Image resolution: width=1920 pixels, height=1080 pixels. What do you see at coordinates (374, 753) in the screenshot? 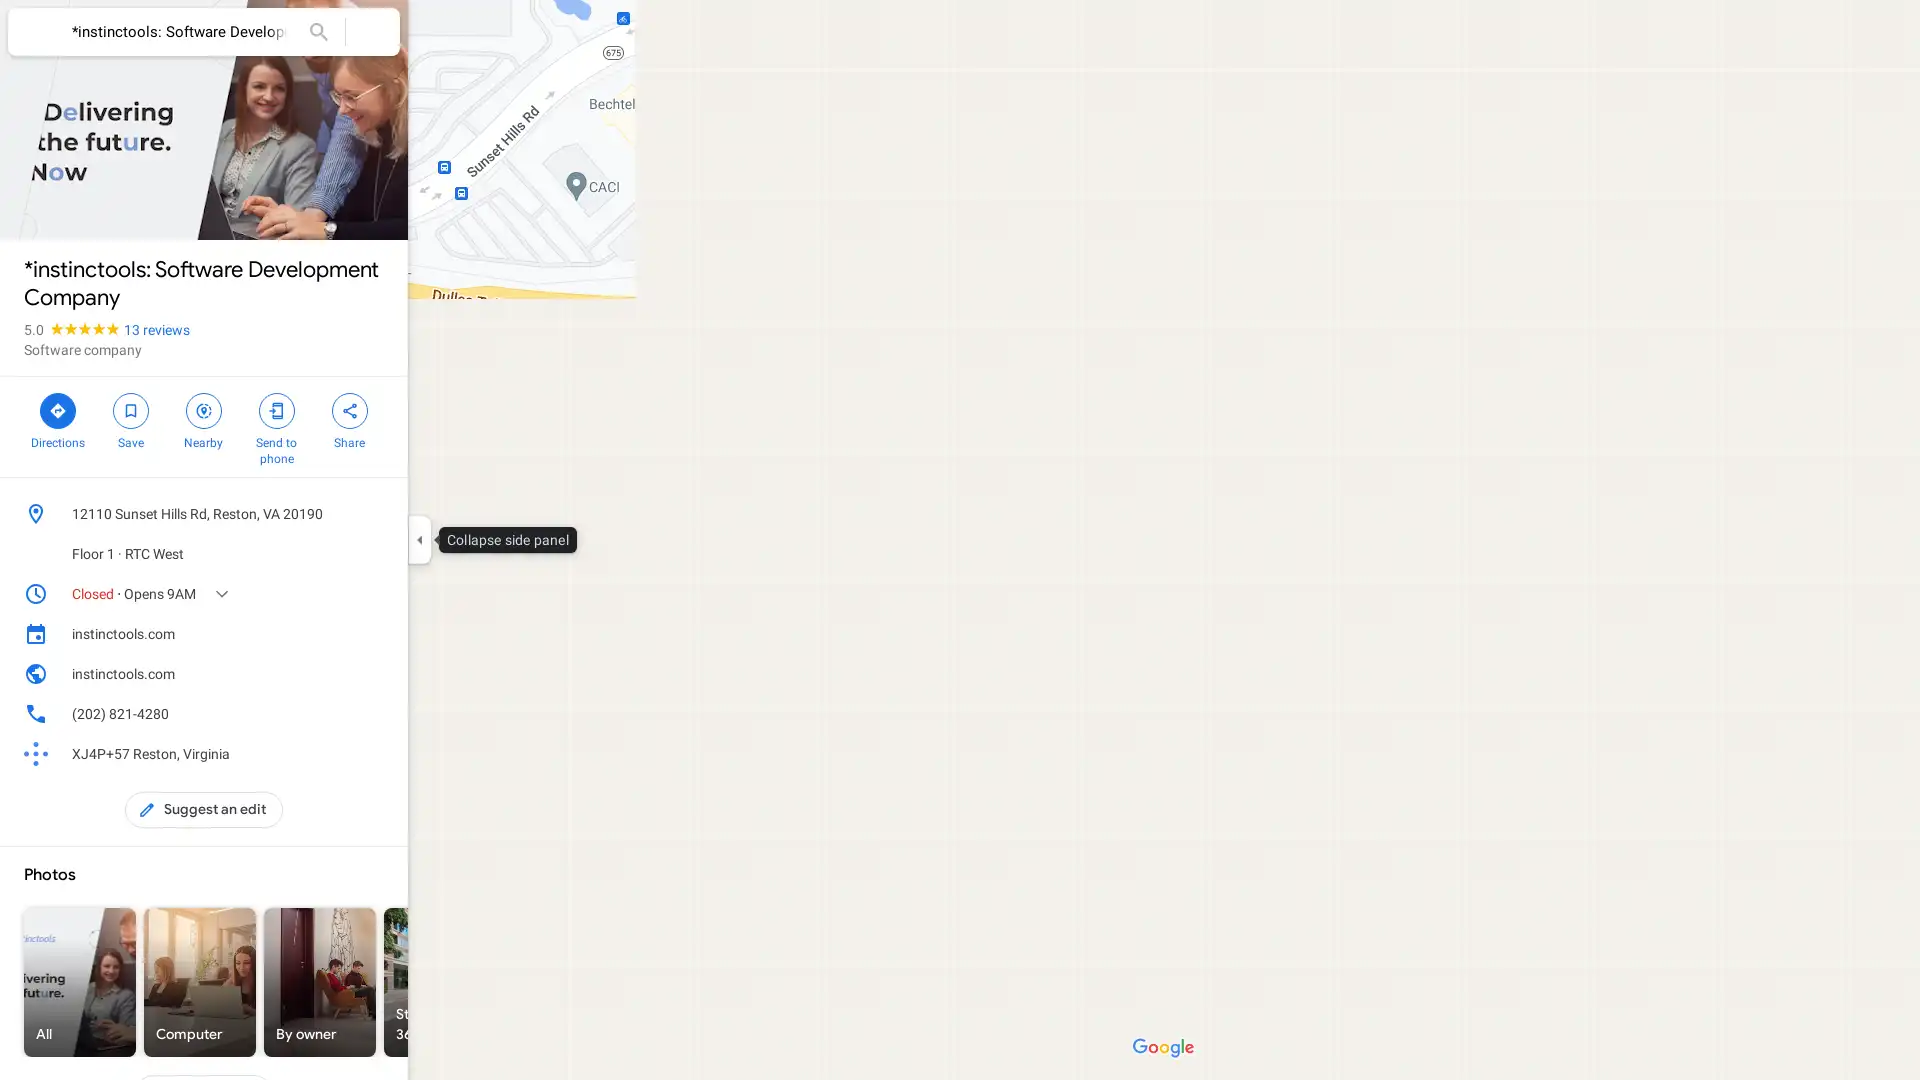
I see `Learn more about plus codes` at bounding box center [374, 753].